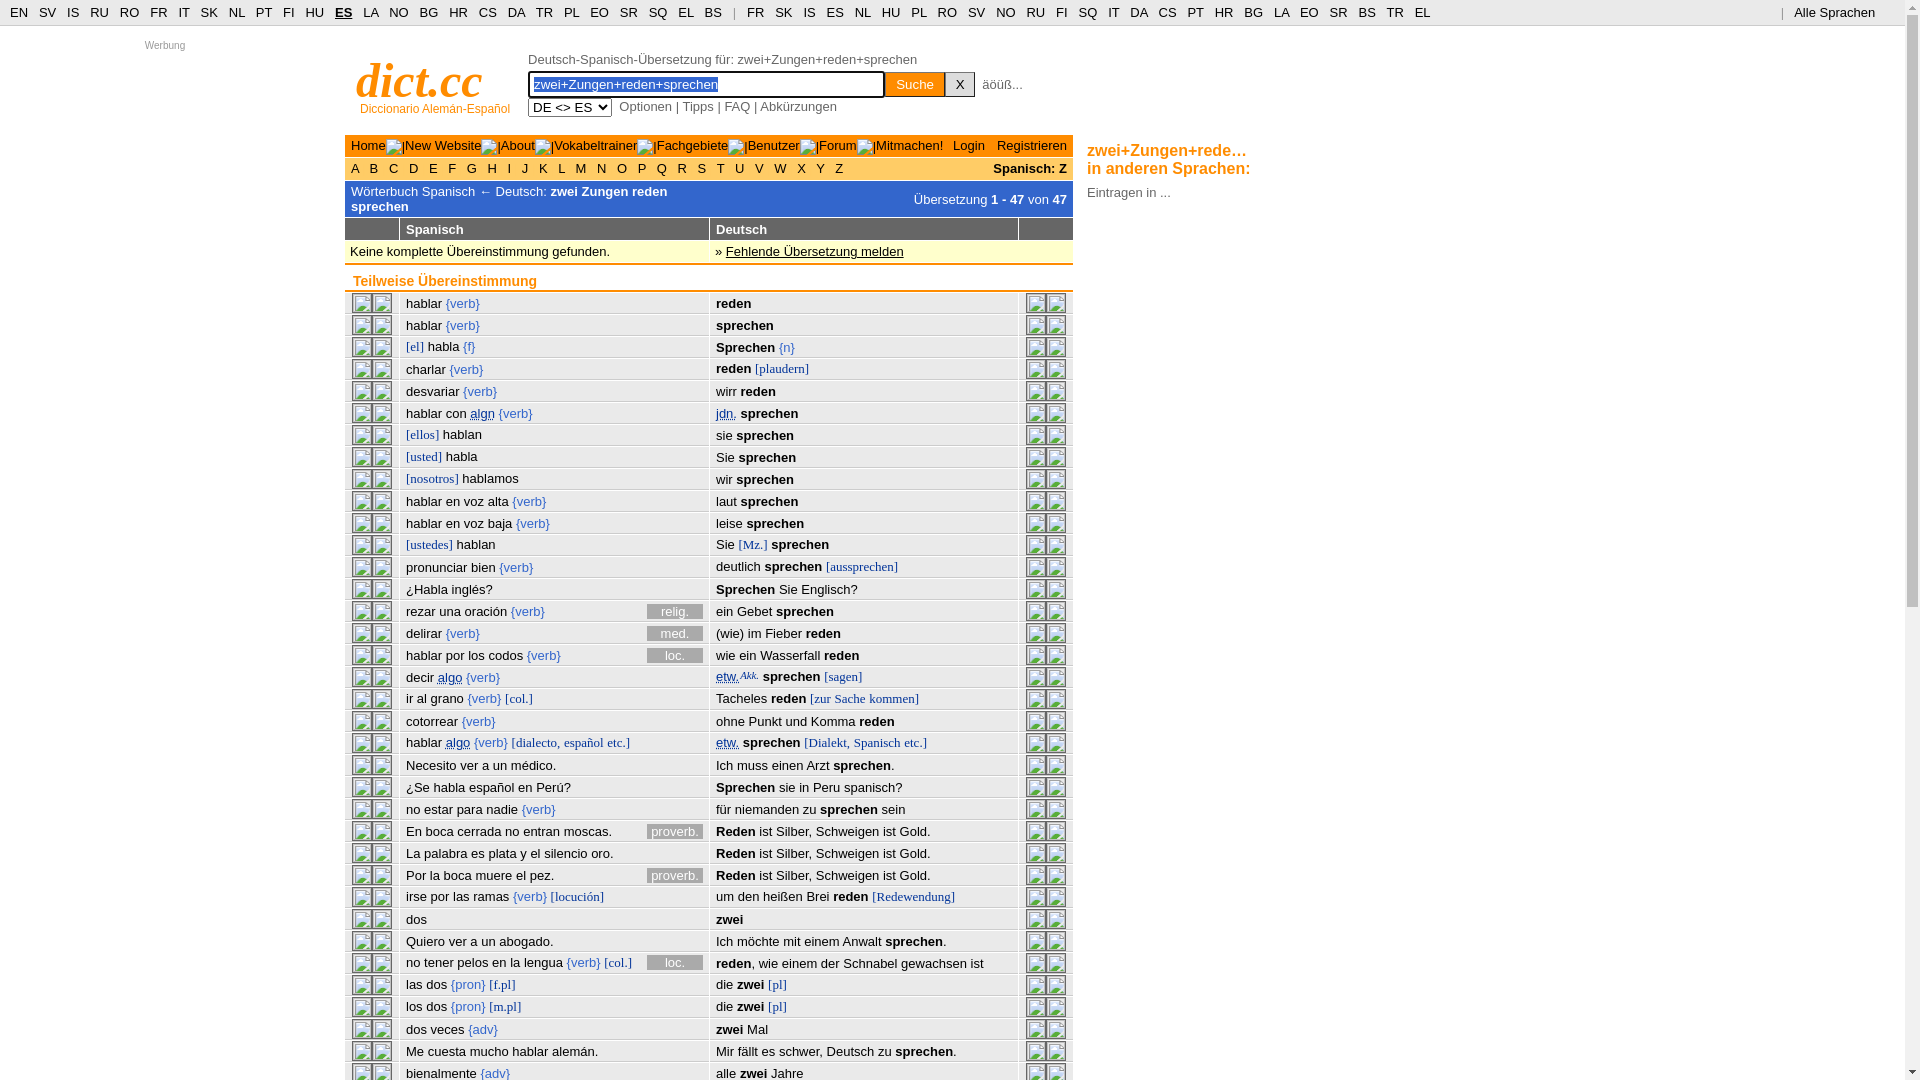  I want to click on 'Englisch?', so click(829, 588).